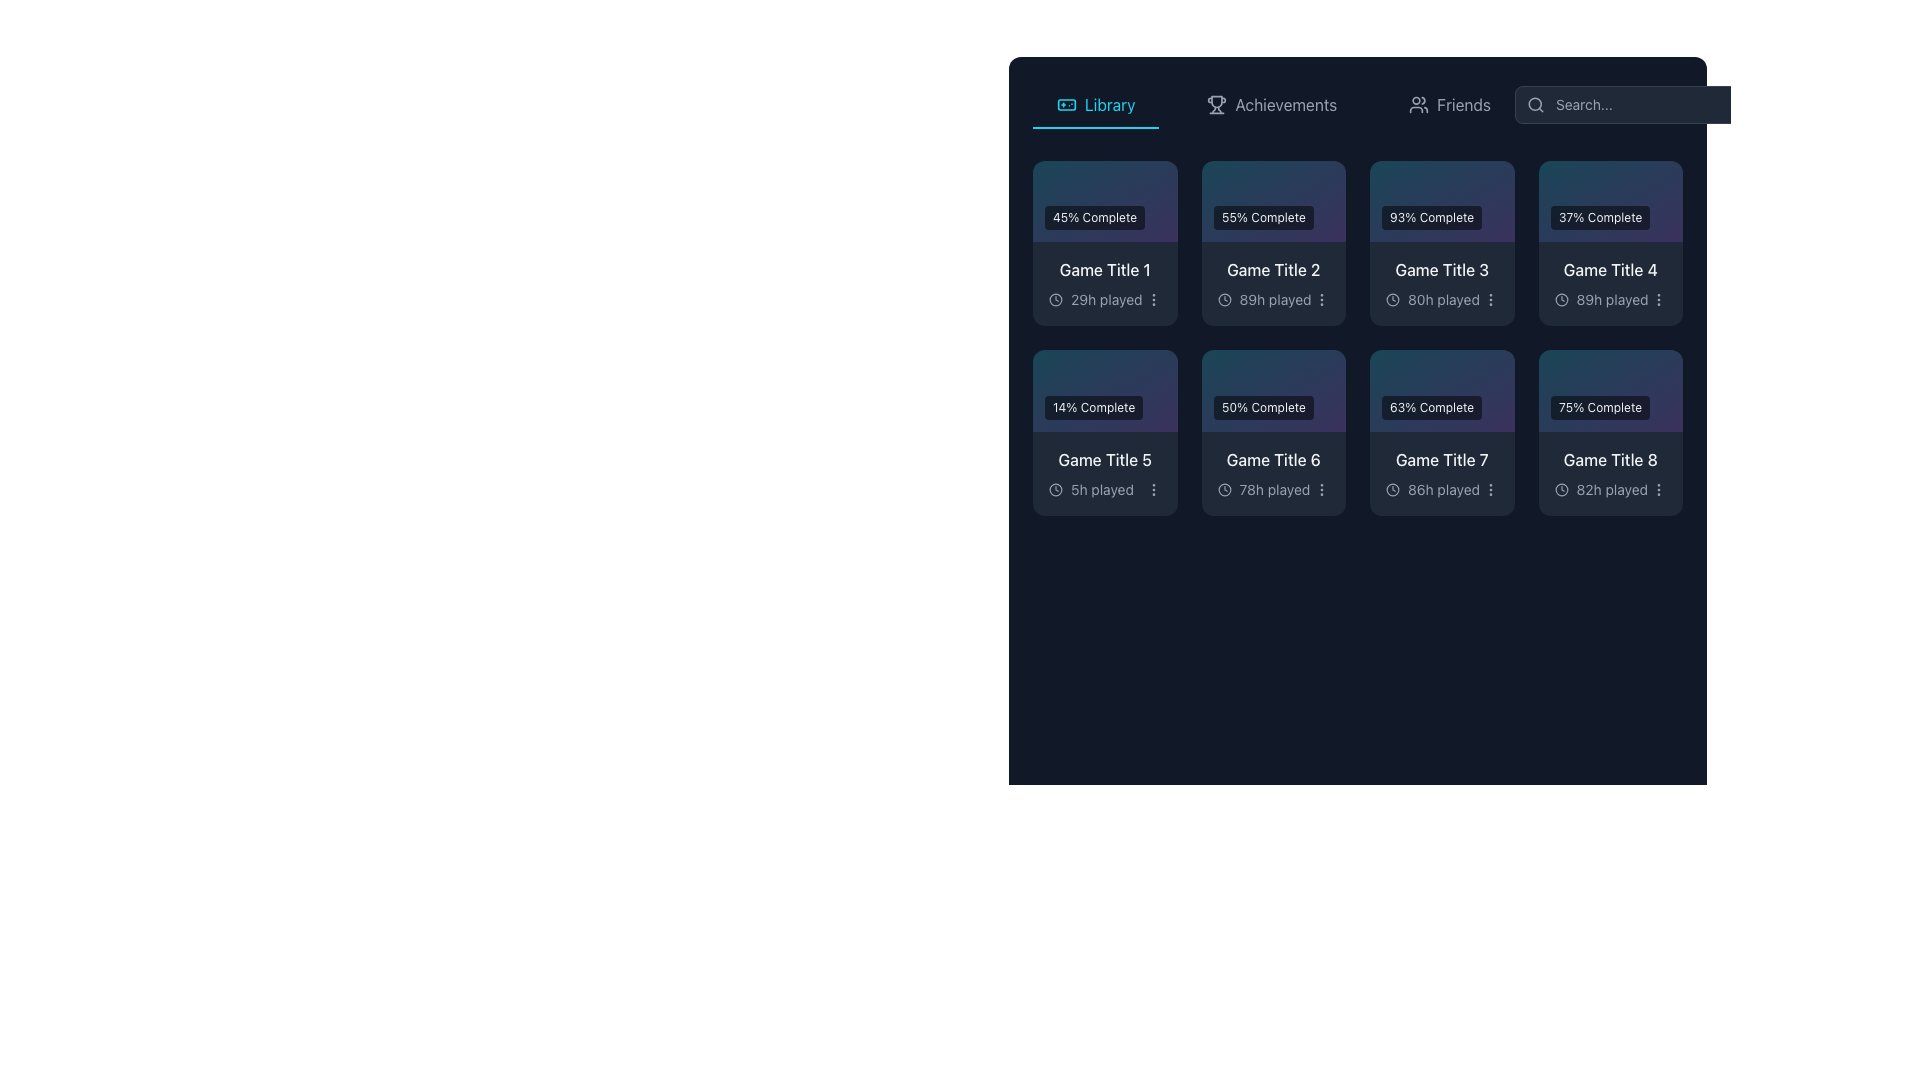 The image size is (1920, 1080). Describe the element at coordinates (1418, 104) in the screenshot. I see `the 'Friends' icon located in the upper central navigation bar` at that location.